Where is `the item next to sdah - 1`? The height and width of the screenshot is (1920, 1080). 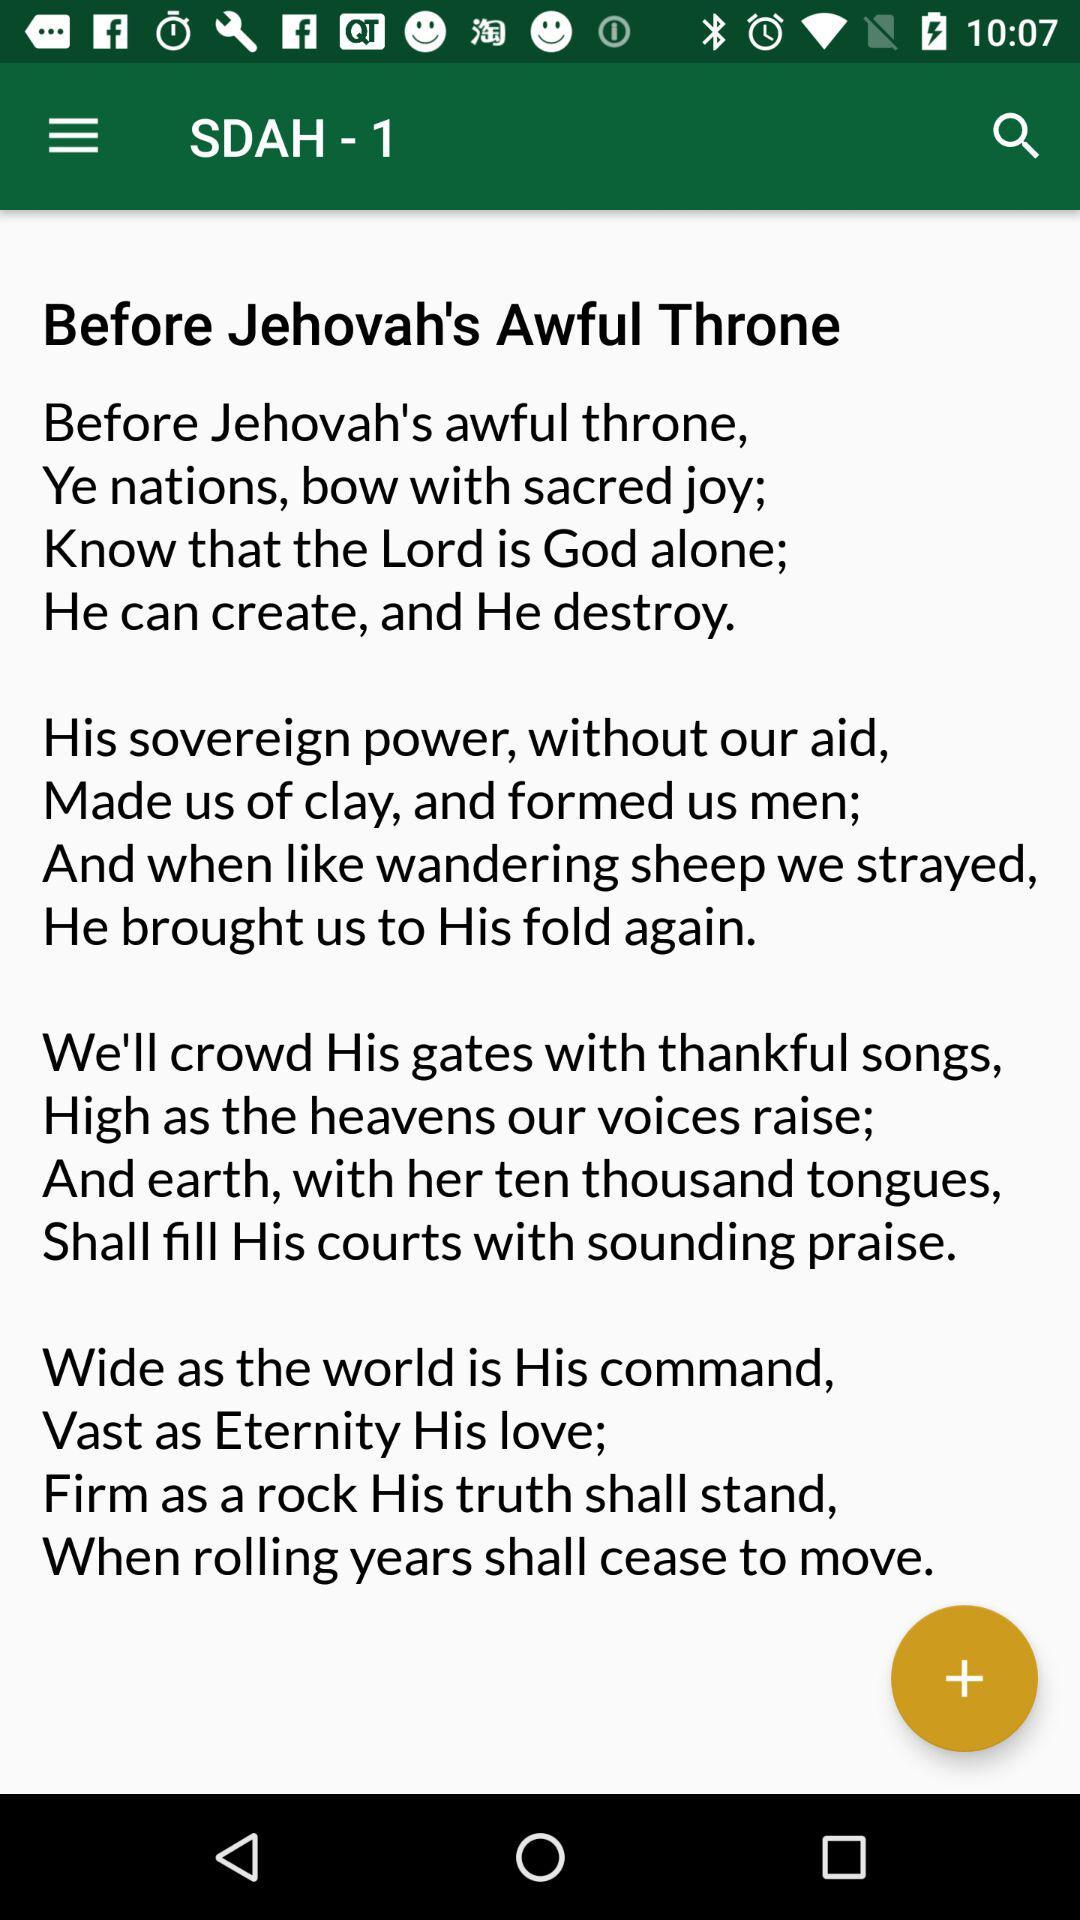
the item next to sdah - 1 is located at coordinates (1017, 135).